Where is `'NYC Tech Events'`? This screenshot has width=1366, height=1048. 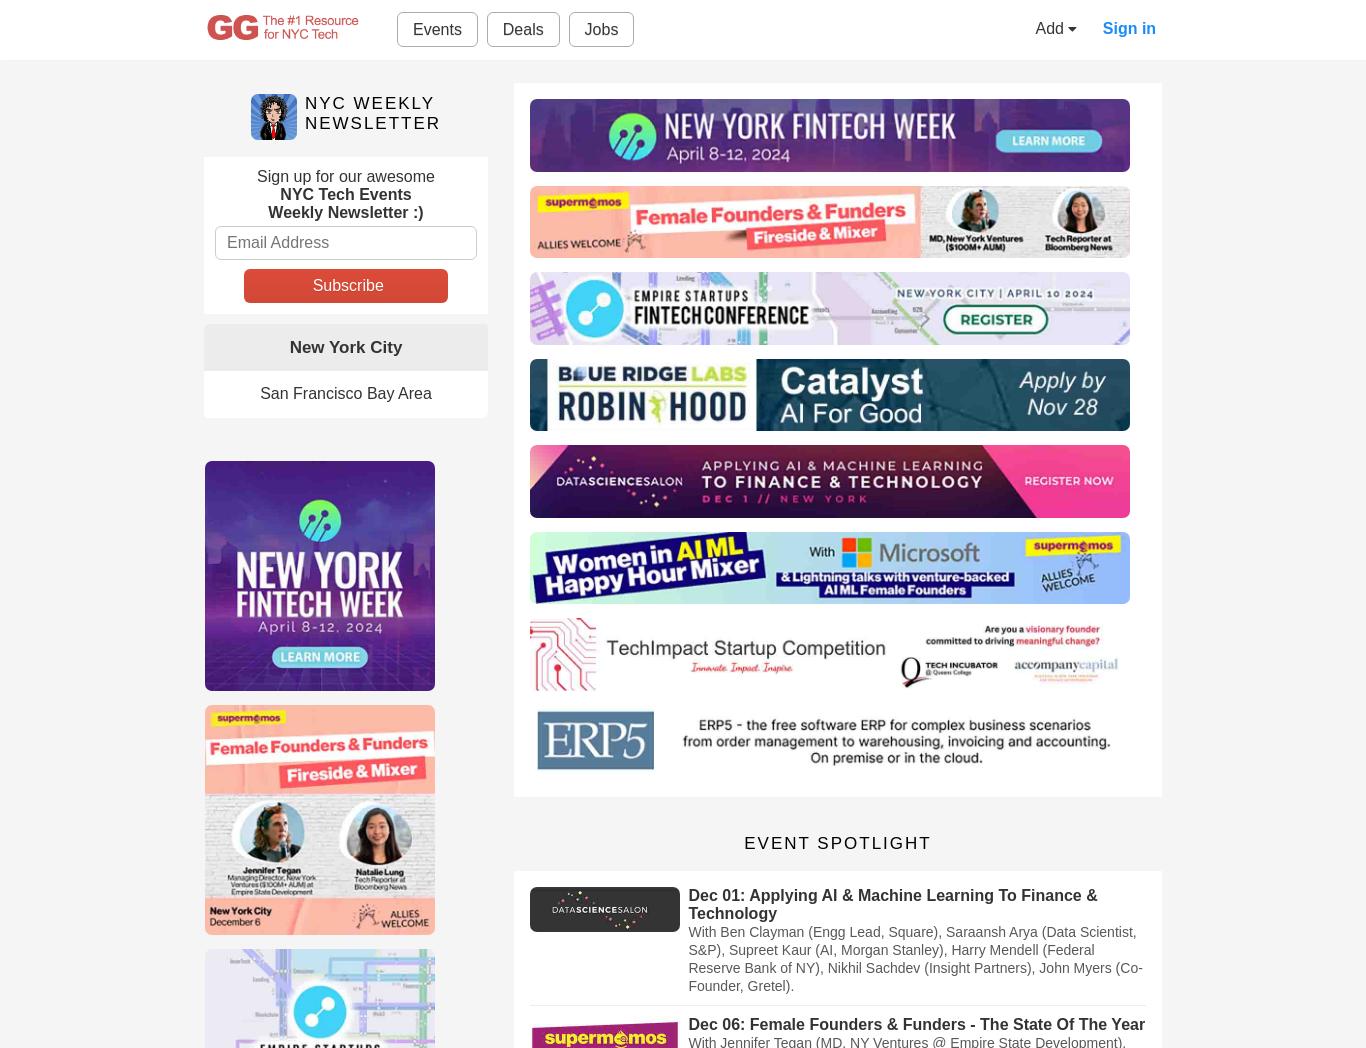
'NYC Tech Events' is located at coordinates (344, 193).